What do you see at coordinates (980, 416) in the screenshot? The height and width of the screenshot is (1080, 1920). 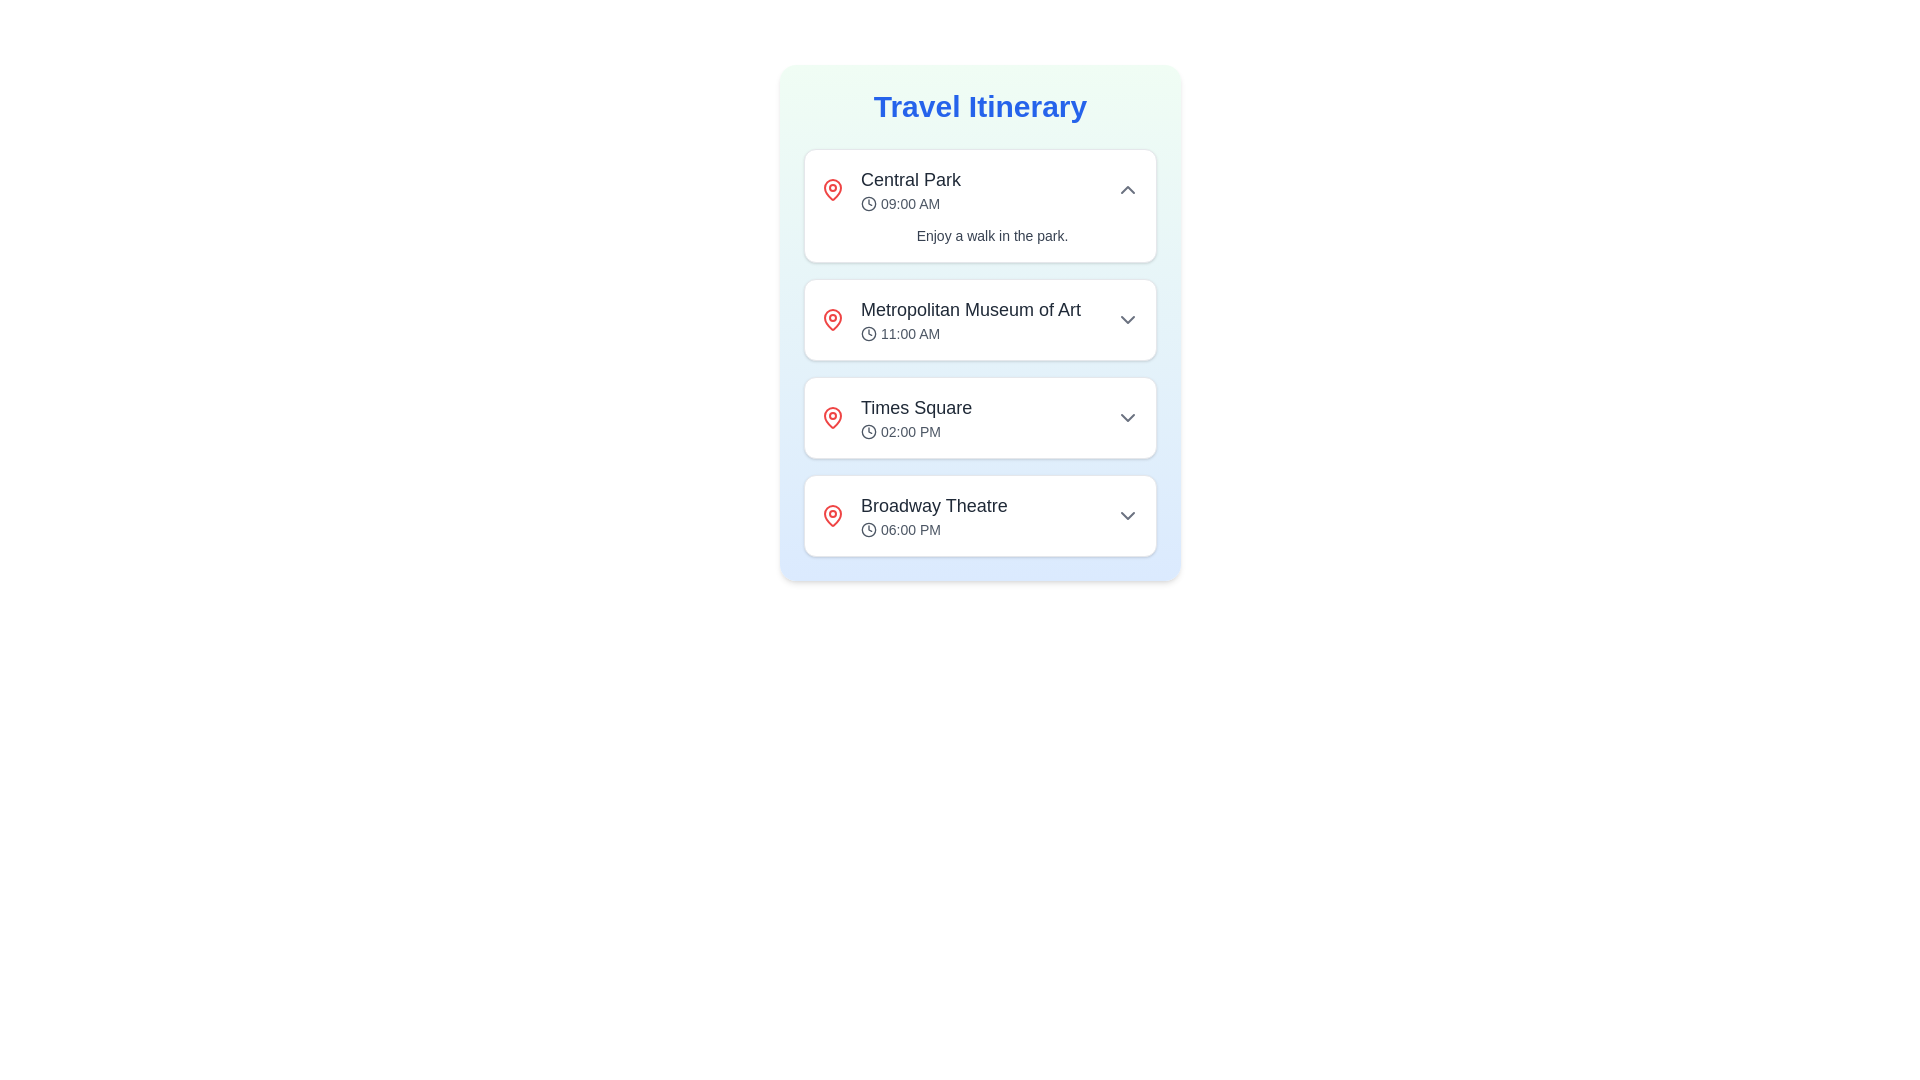 I see `the 'Times Square' itinerary entry` at bounding box center [980, 416].